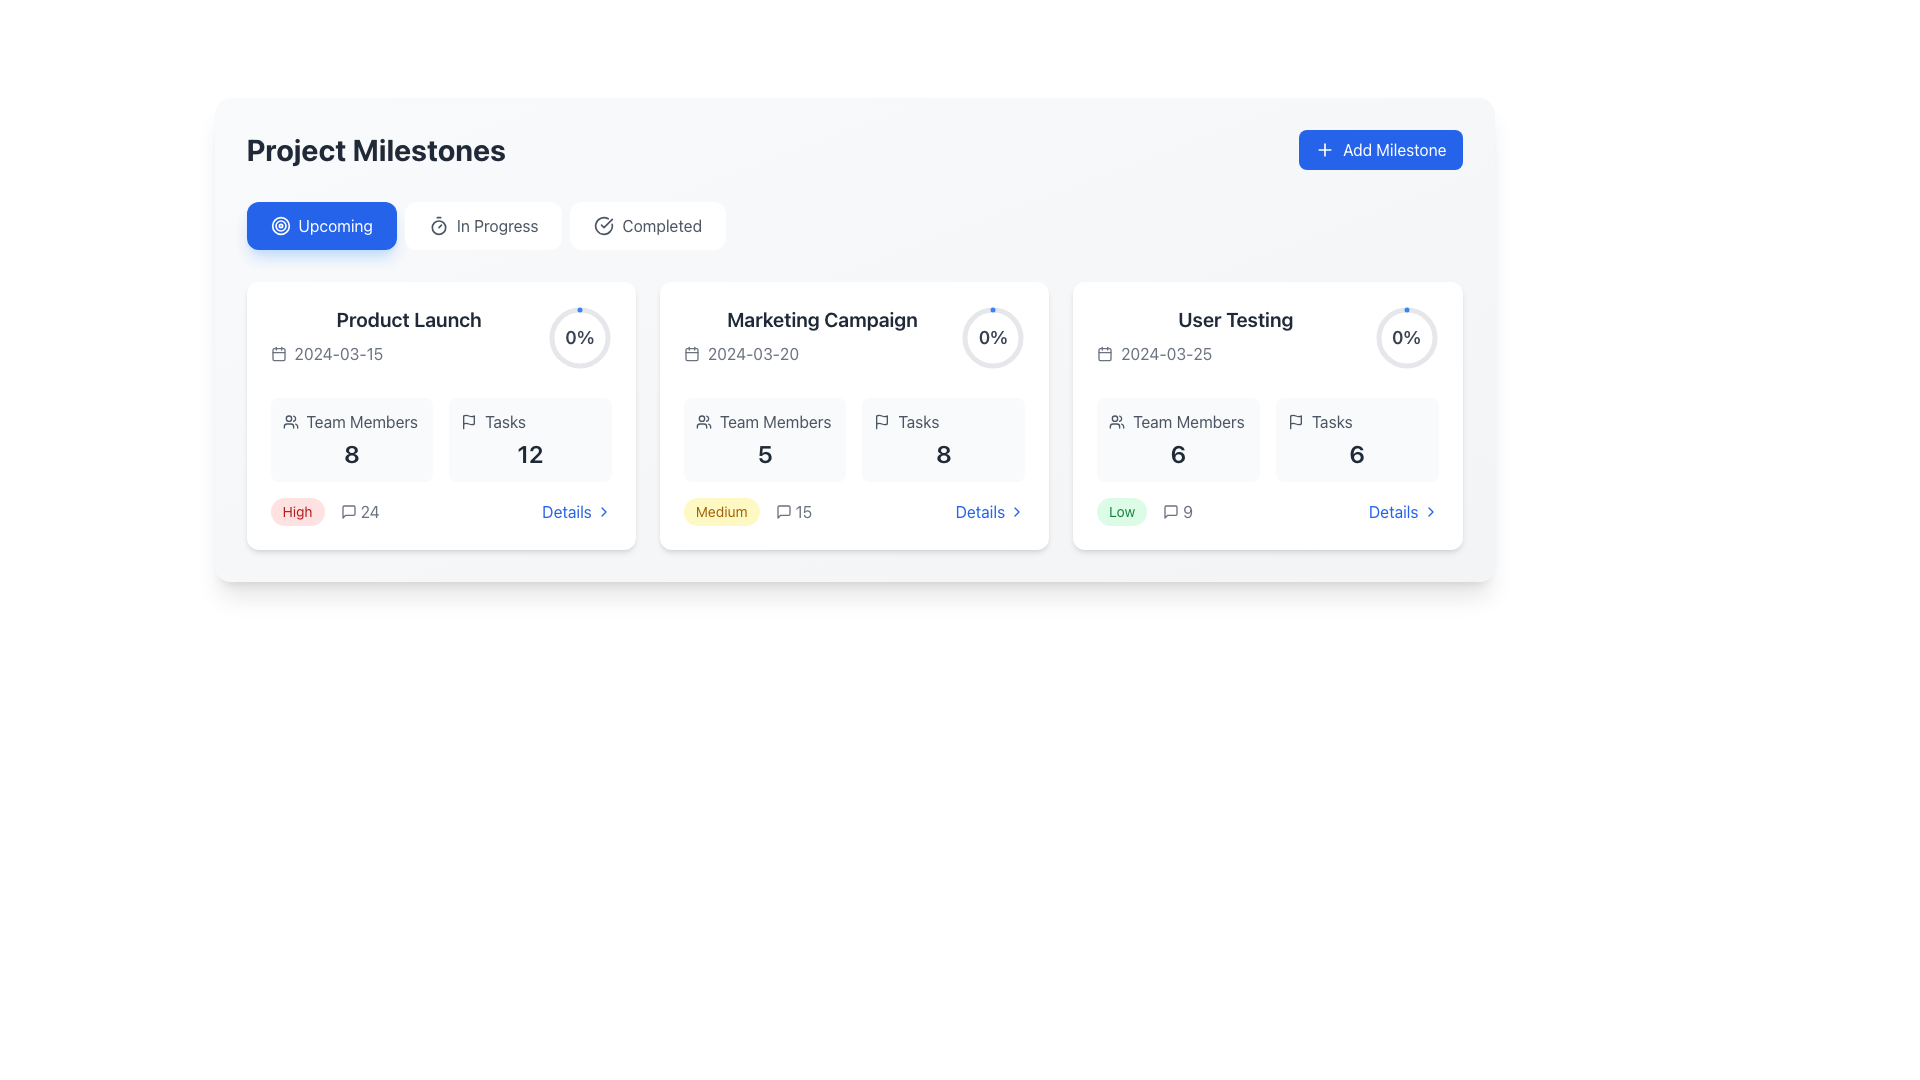 Image resolution: width=1920 pixels, height=1080 pixels. I want to click on displayed percentage value from the Circular progress indicator located in the top-right corner of the 'User Testing' card, so click(1405, 337).